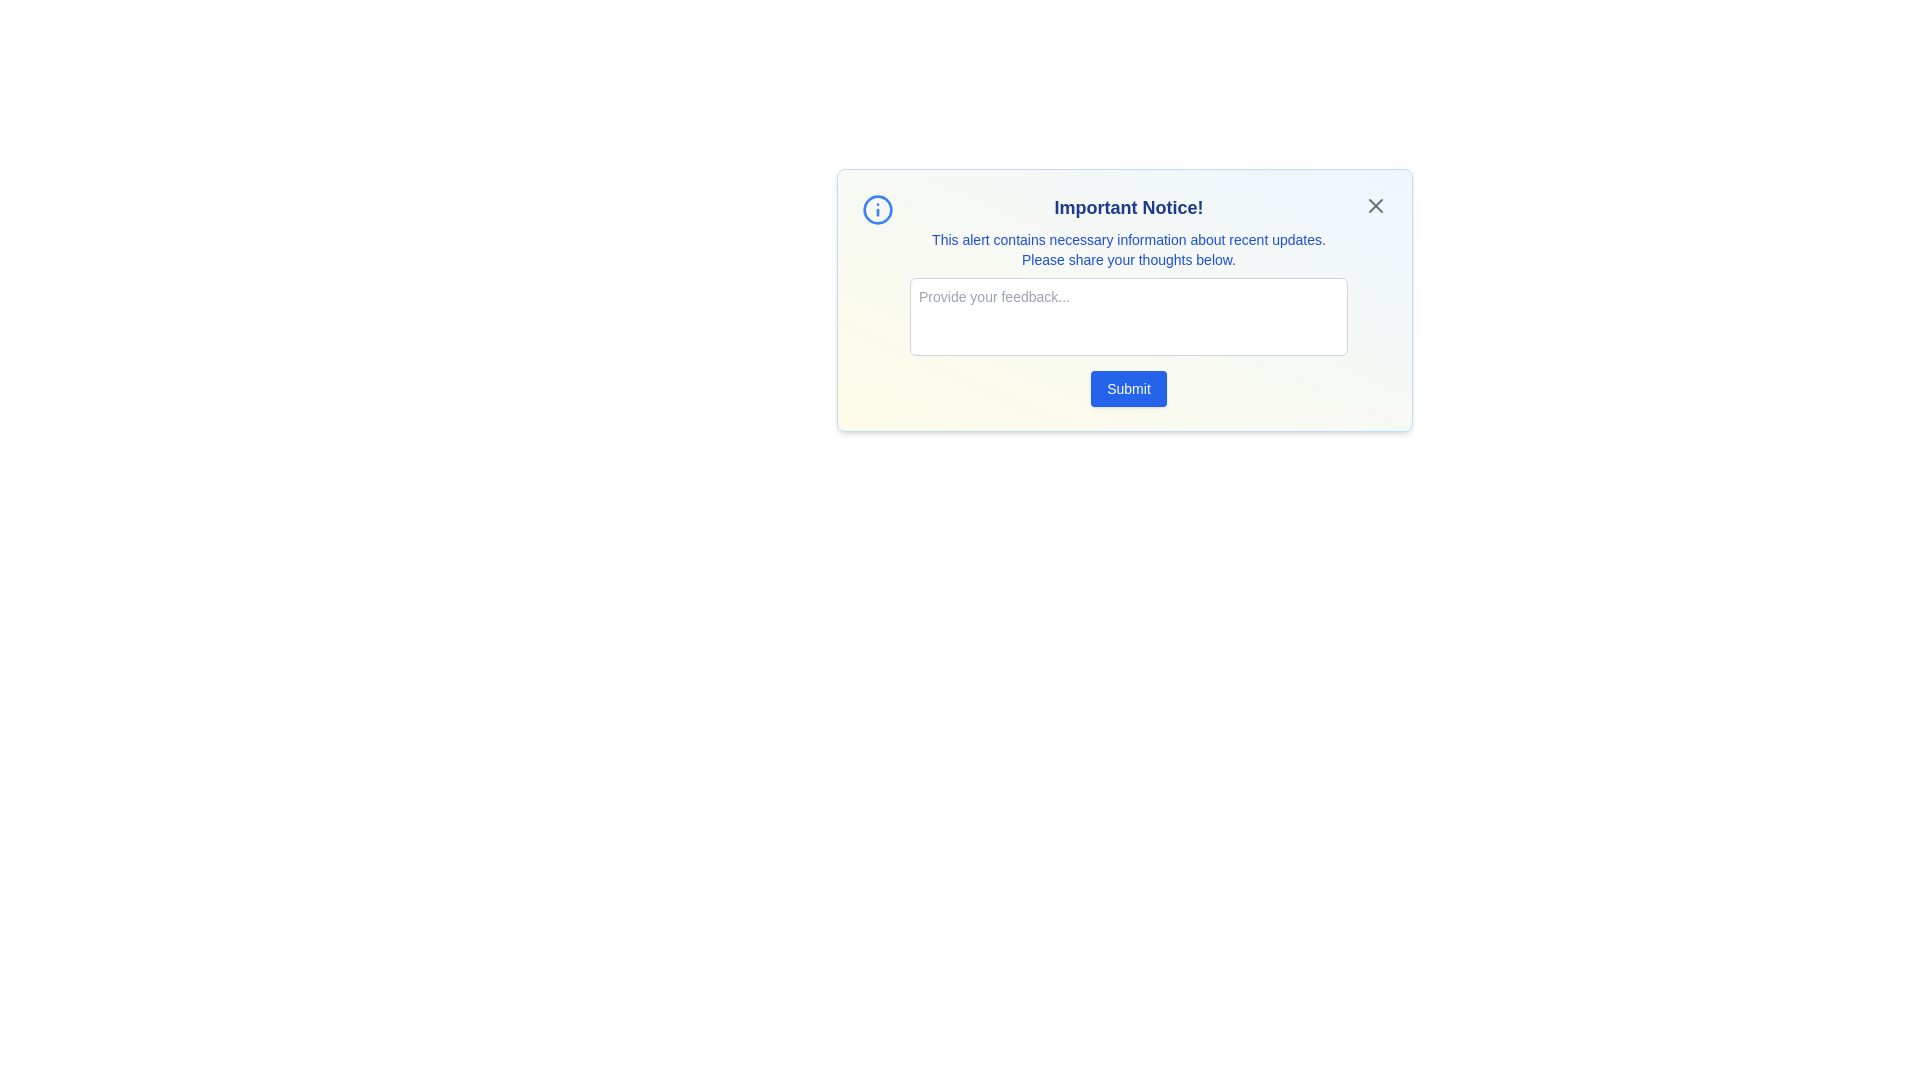 This screenshot has width=1920, height=1080. What do you see at coordinates (1128, 208) in the screenshot?
I see `the 'Important Notice!' text element which is prominently styled in bold blue font at the top-center of the dialog box` at bounding box center [1128, 208].